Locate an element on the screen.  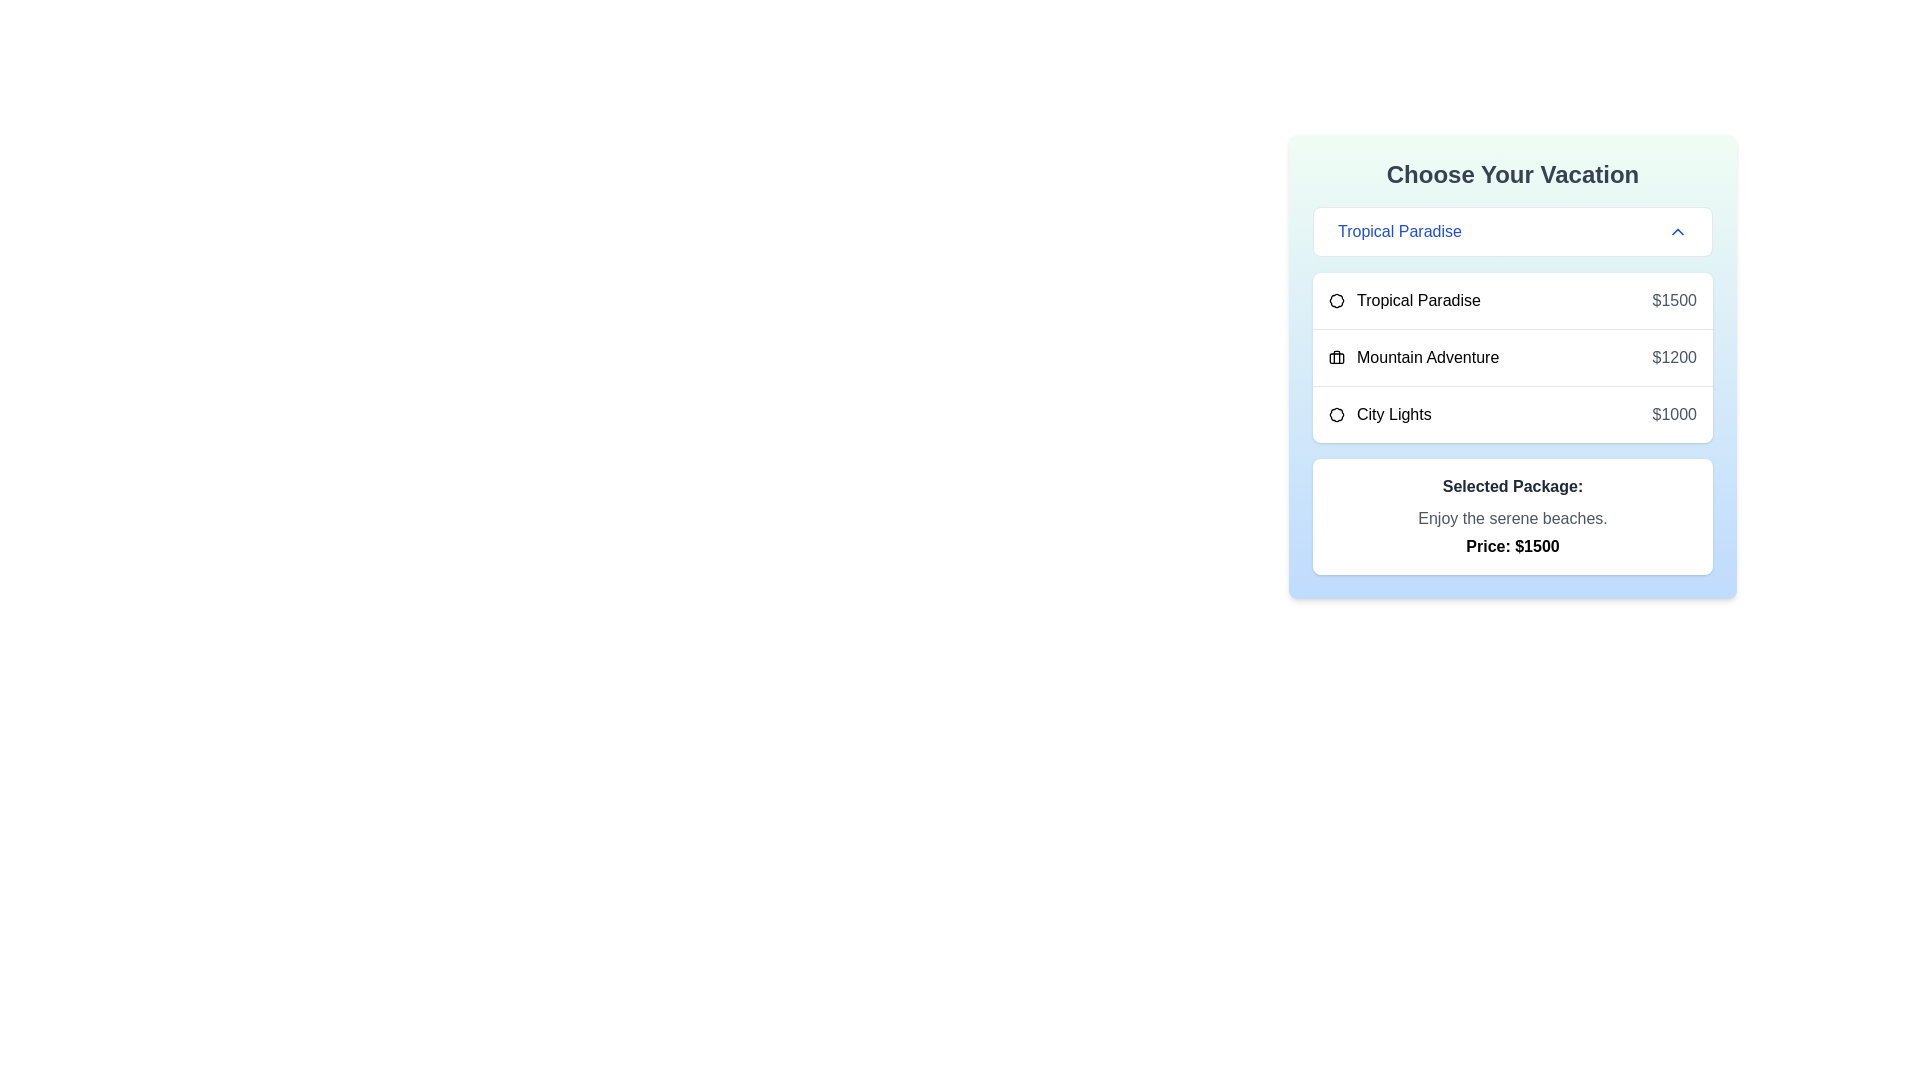
the badge icon representing the 'Tropical Paradise' category in the dropdown menu is located at coordinates (1336, 300).